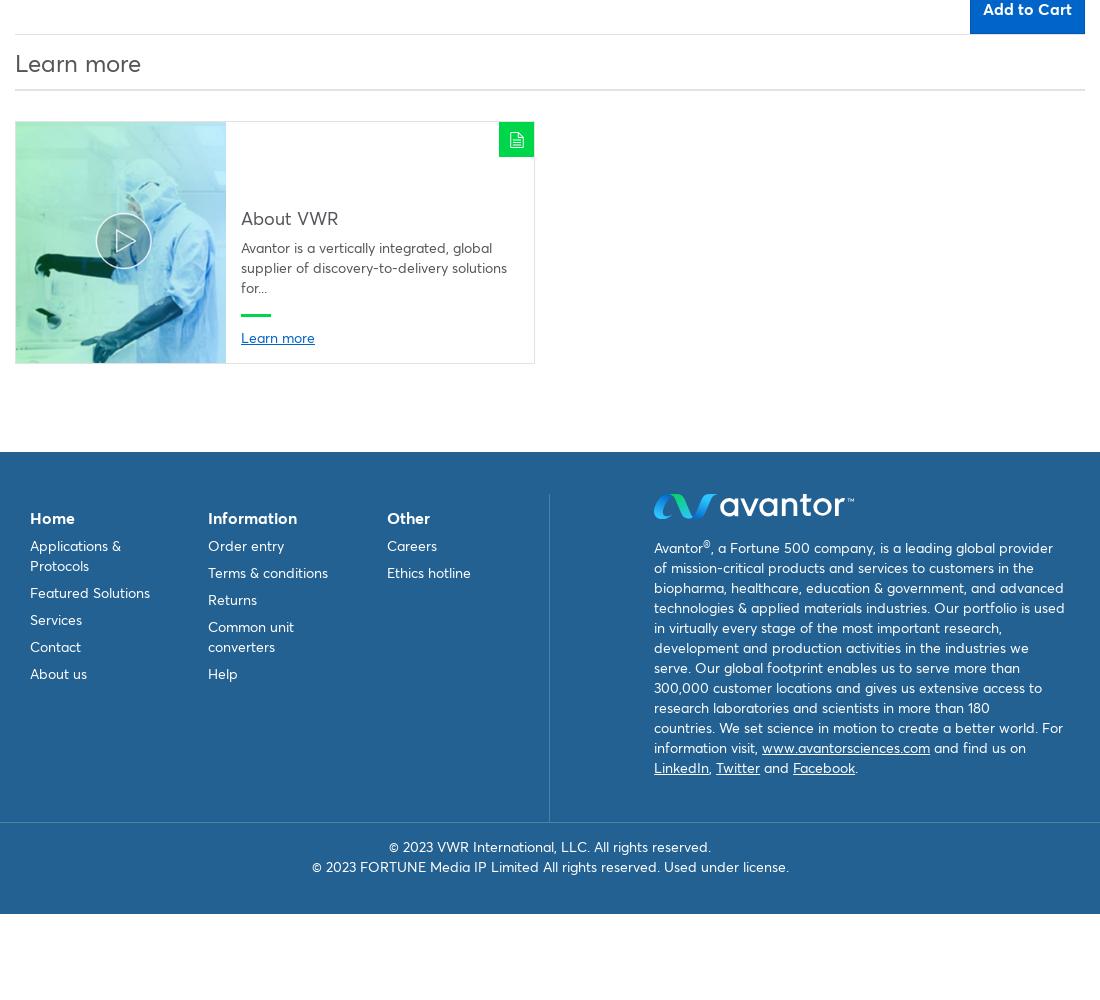  What do you see at coordinates (57, 673) in the screenshot?
I see `'About us'` at bounding box center [57, 673].